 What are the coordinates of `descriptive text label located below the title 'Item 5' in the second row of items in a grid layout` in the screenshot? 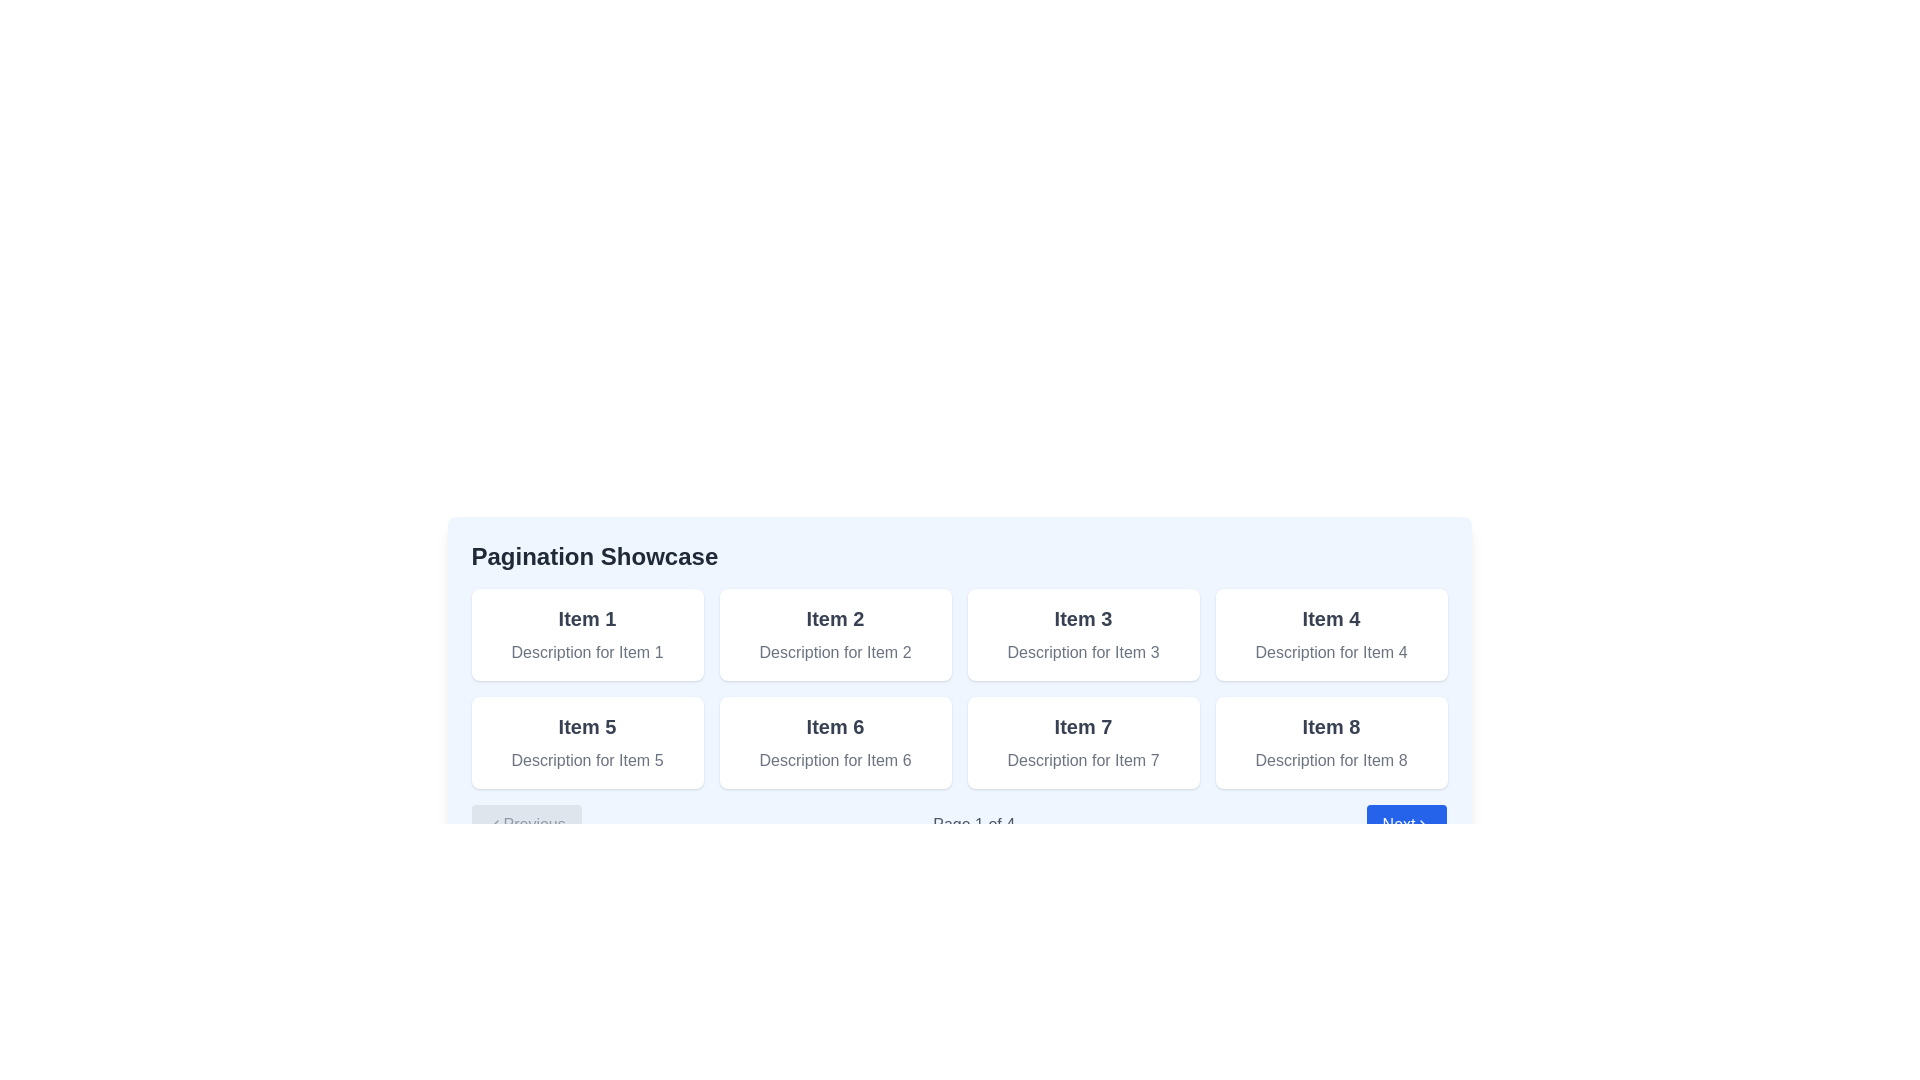 It's located at (586, 760).